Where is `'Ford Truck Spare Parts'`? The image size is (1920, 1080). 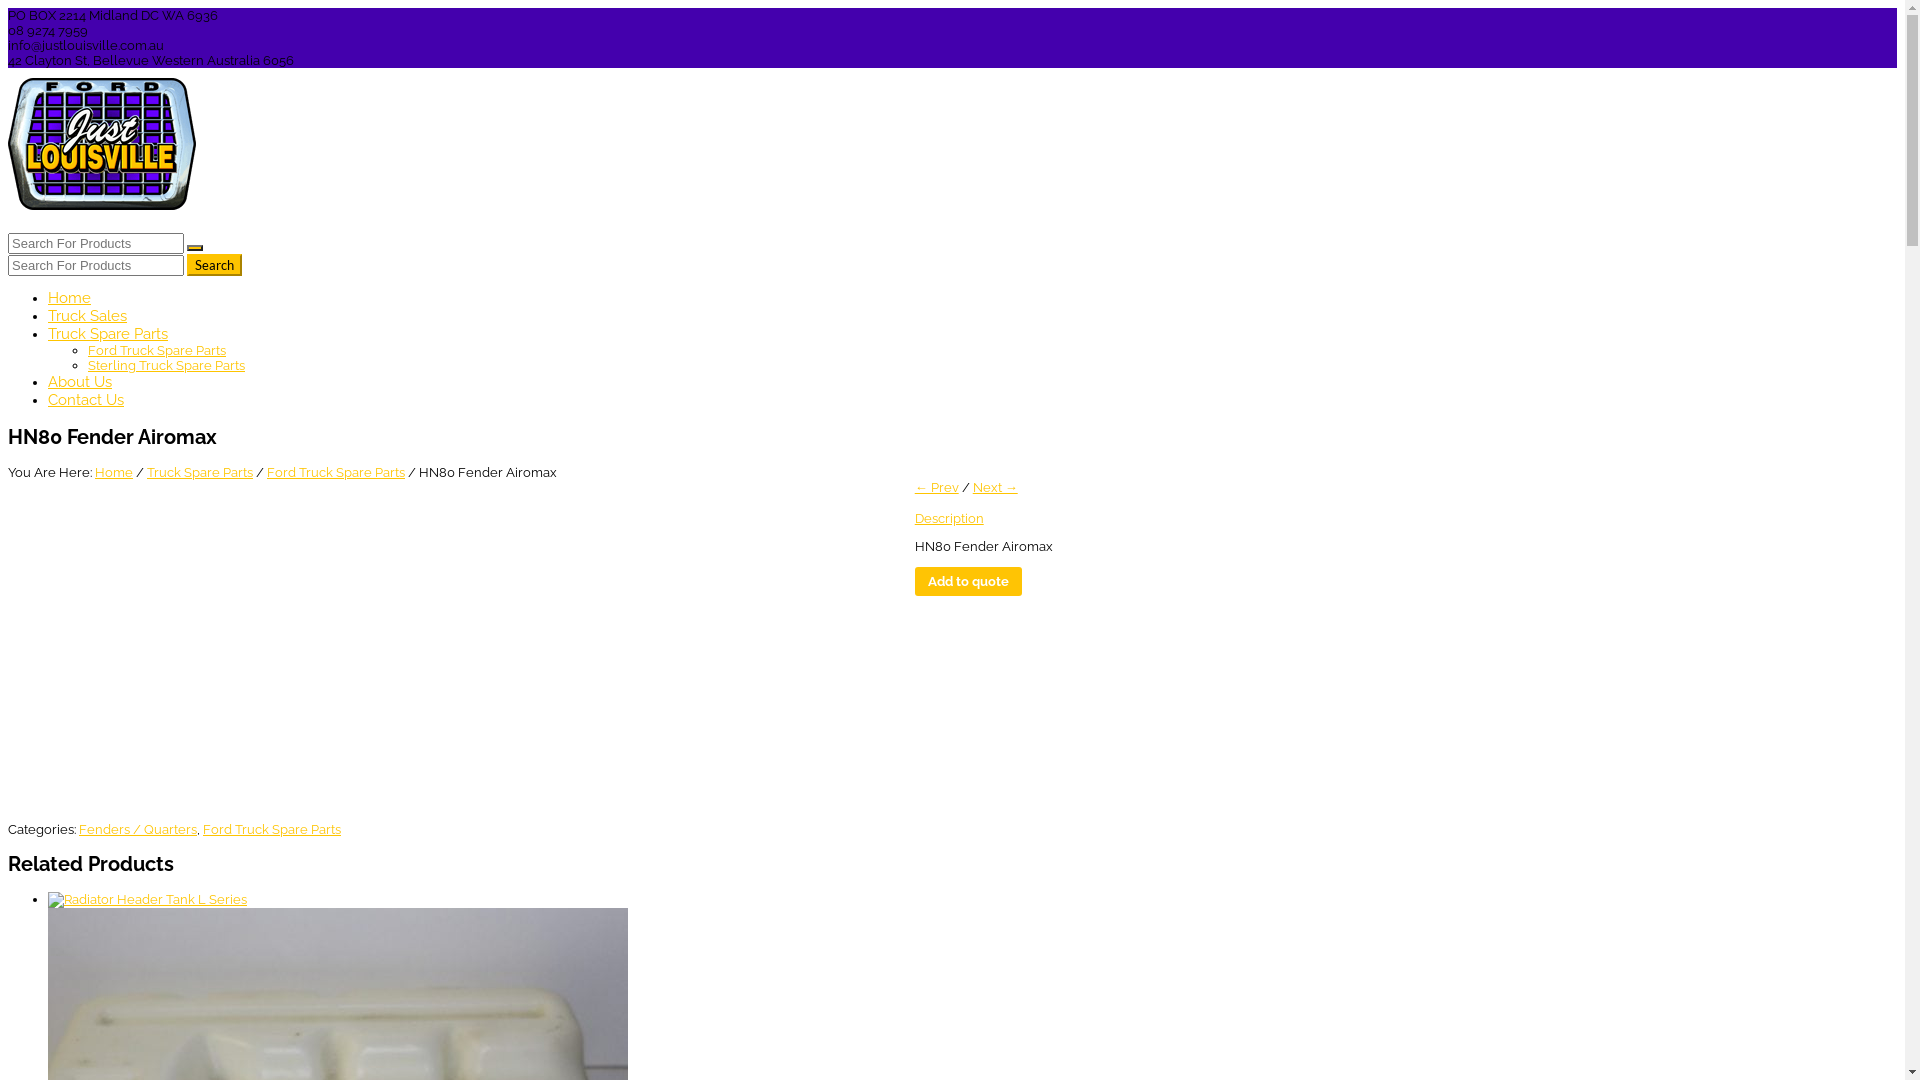 'Ford Truck Spare Parts' is located at coordinates (336, 472).